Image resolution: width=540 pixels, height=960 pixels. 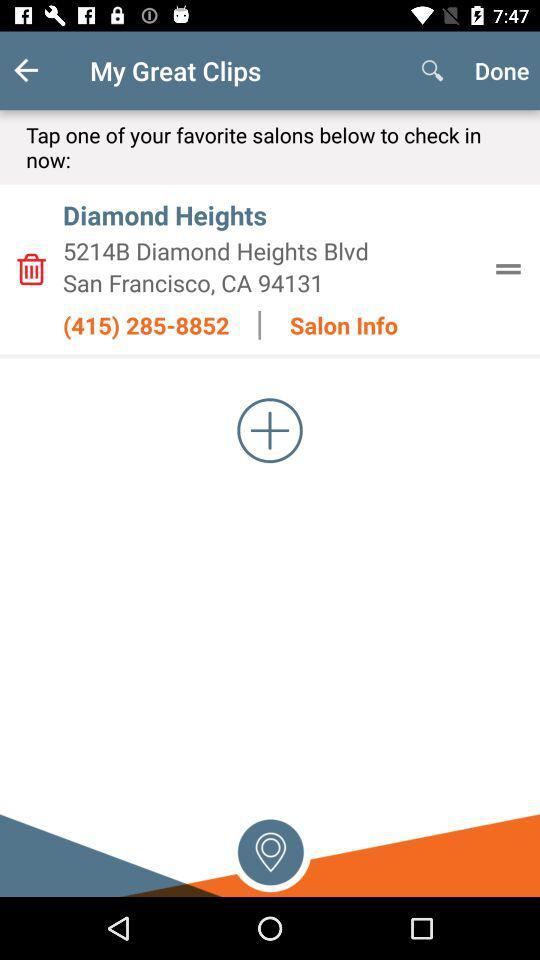 I want to click on the item below the 5214b diamond heights icon, so click(x=270, y=281).